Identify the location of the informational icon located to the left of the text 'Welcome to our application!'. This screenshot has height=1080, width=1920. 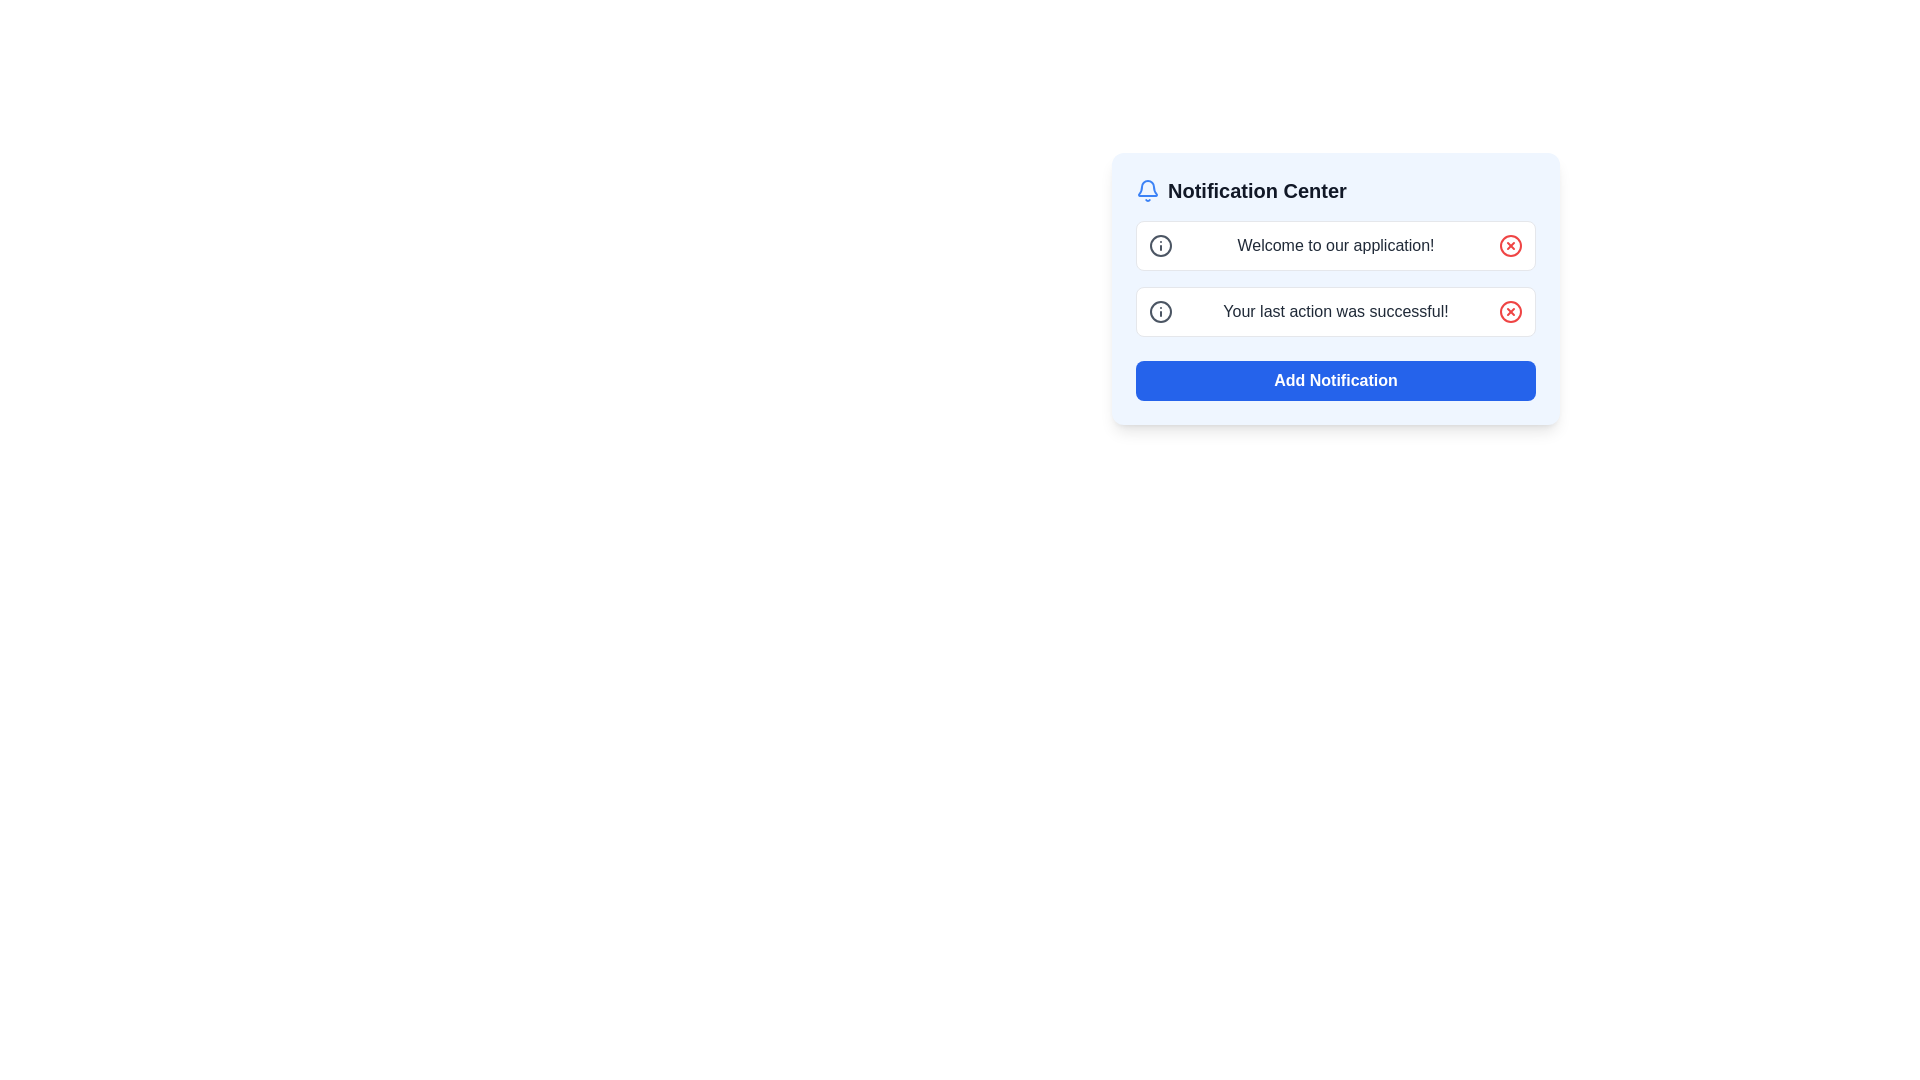
(1161, 245).